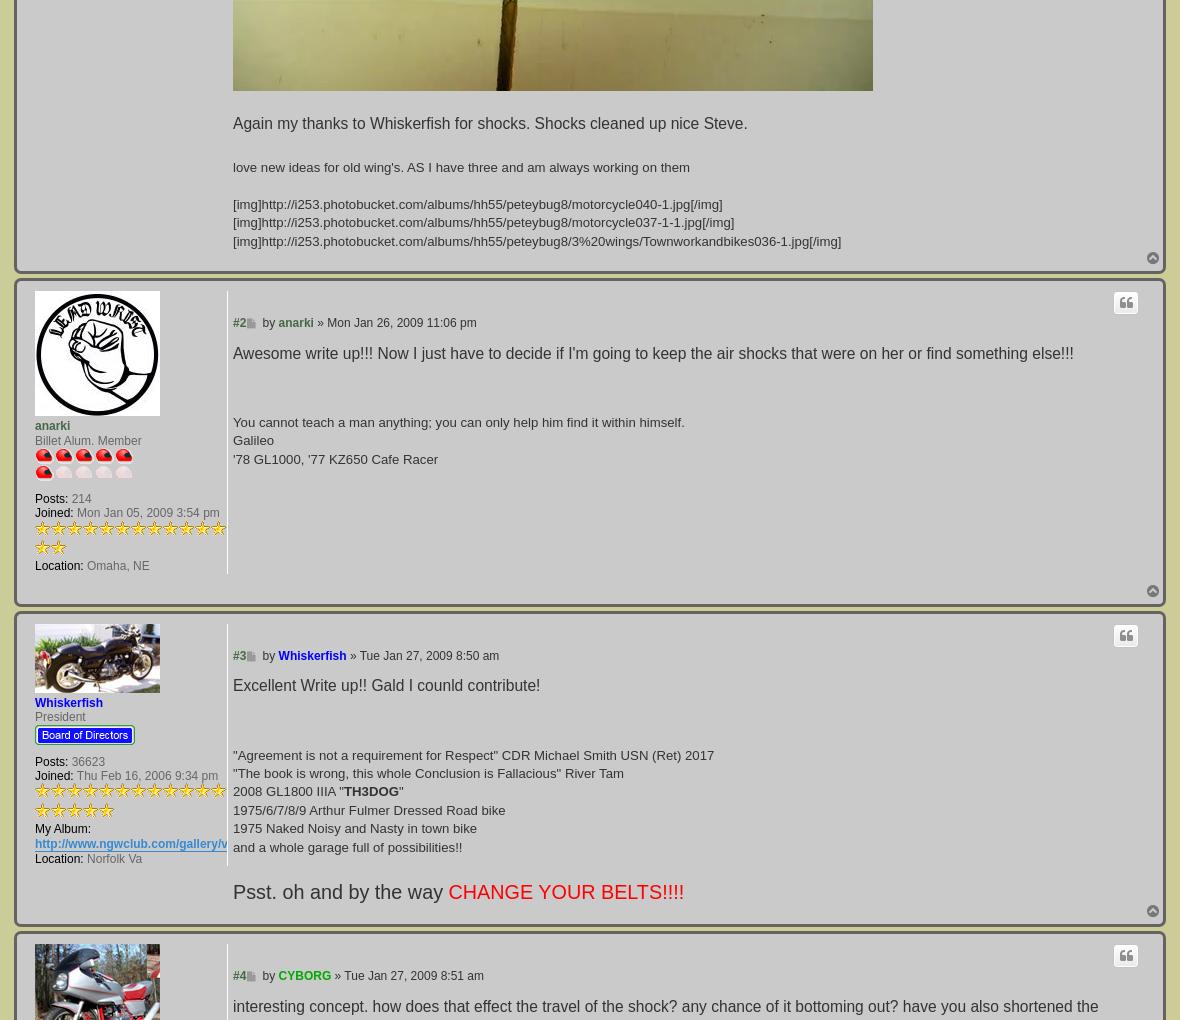 The image size is (1180, 1020). I want to click on 'Again my thanks to Whiskerfish for shocks. Shocks cleaned up nice Steve.', so click(490, 121).